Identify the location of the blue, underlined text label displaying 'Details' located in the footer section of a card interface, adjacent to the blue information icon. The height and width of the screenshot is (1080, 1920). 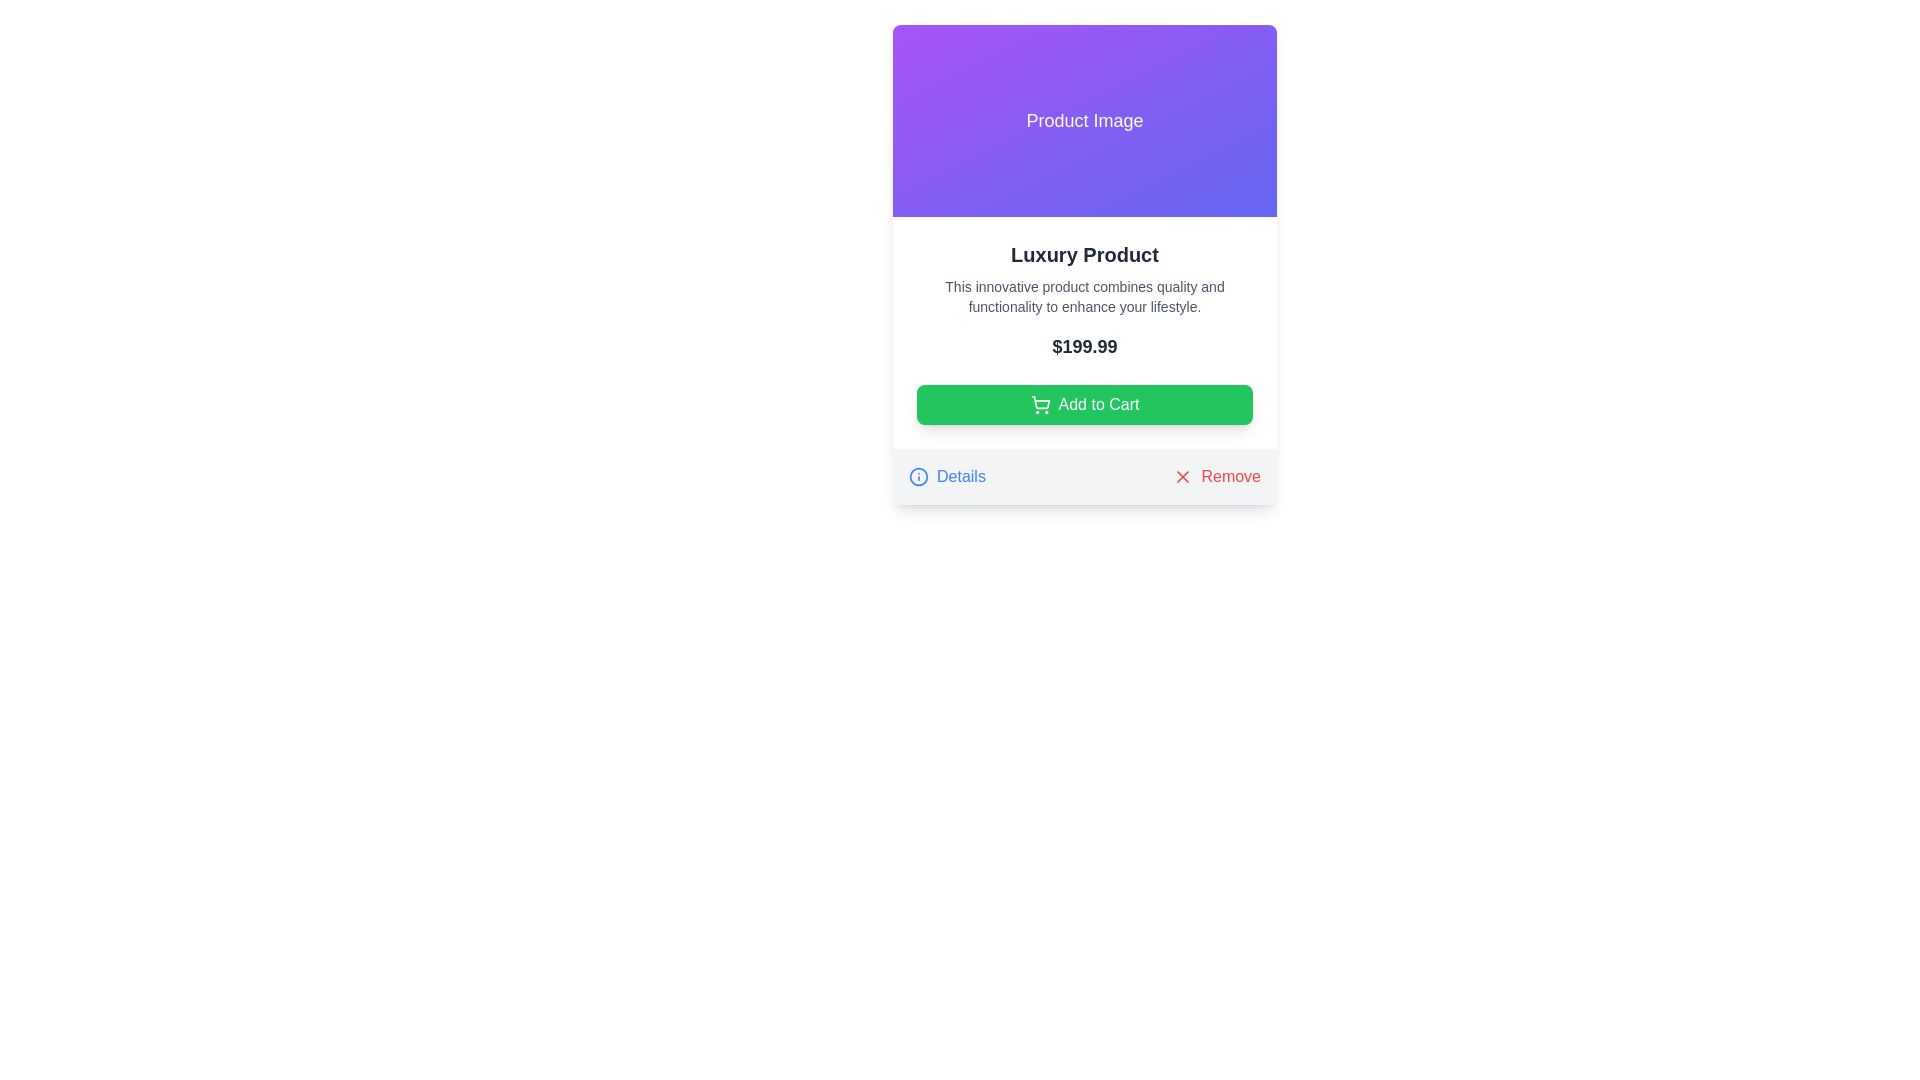
(961, 477).